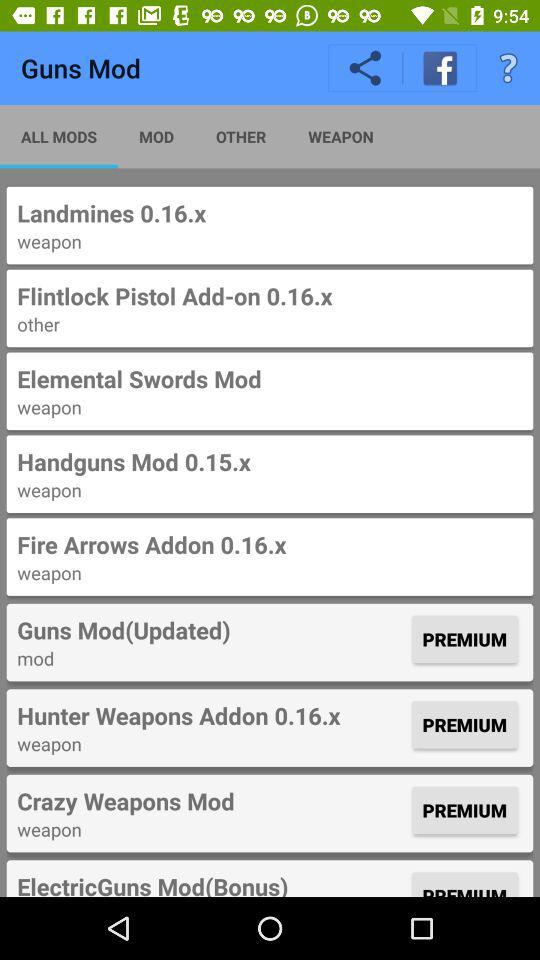 The height and width of the screenshot is (960, 540). Describe the element at coordinates (211, 801) in the screenshot. I see `the icon below the weapon` at that location.